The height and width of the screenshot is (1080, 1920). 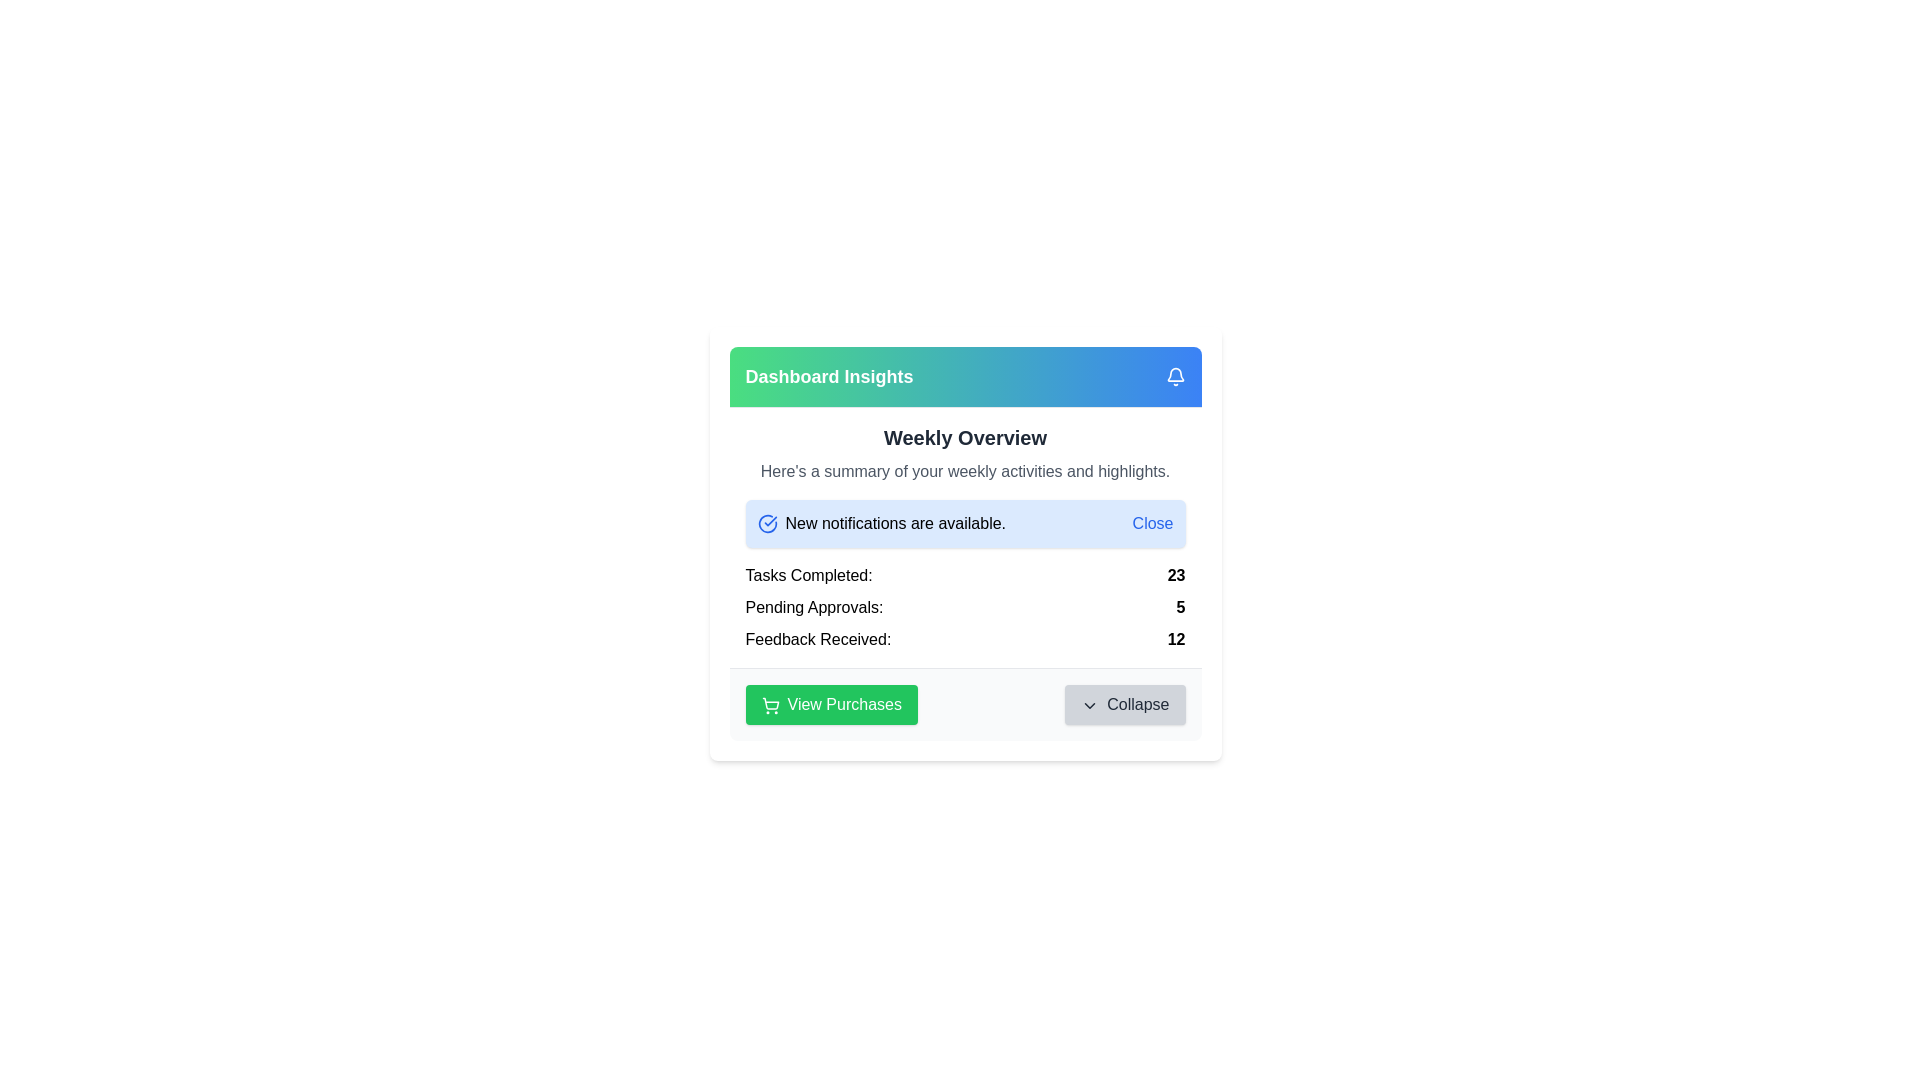 What do you see at coordinates (965, 437) in the screenshot?
I see `the Heading that serves as a section header for weekly activities, located below the 'Dashboard Insights' colored section` at bounding box center [965, 437].